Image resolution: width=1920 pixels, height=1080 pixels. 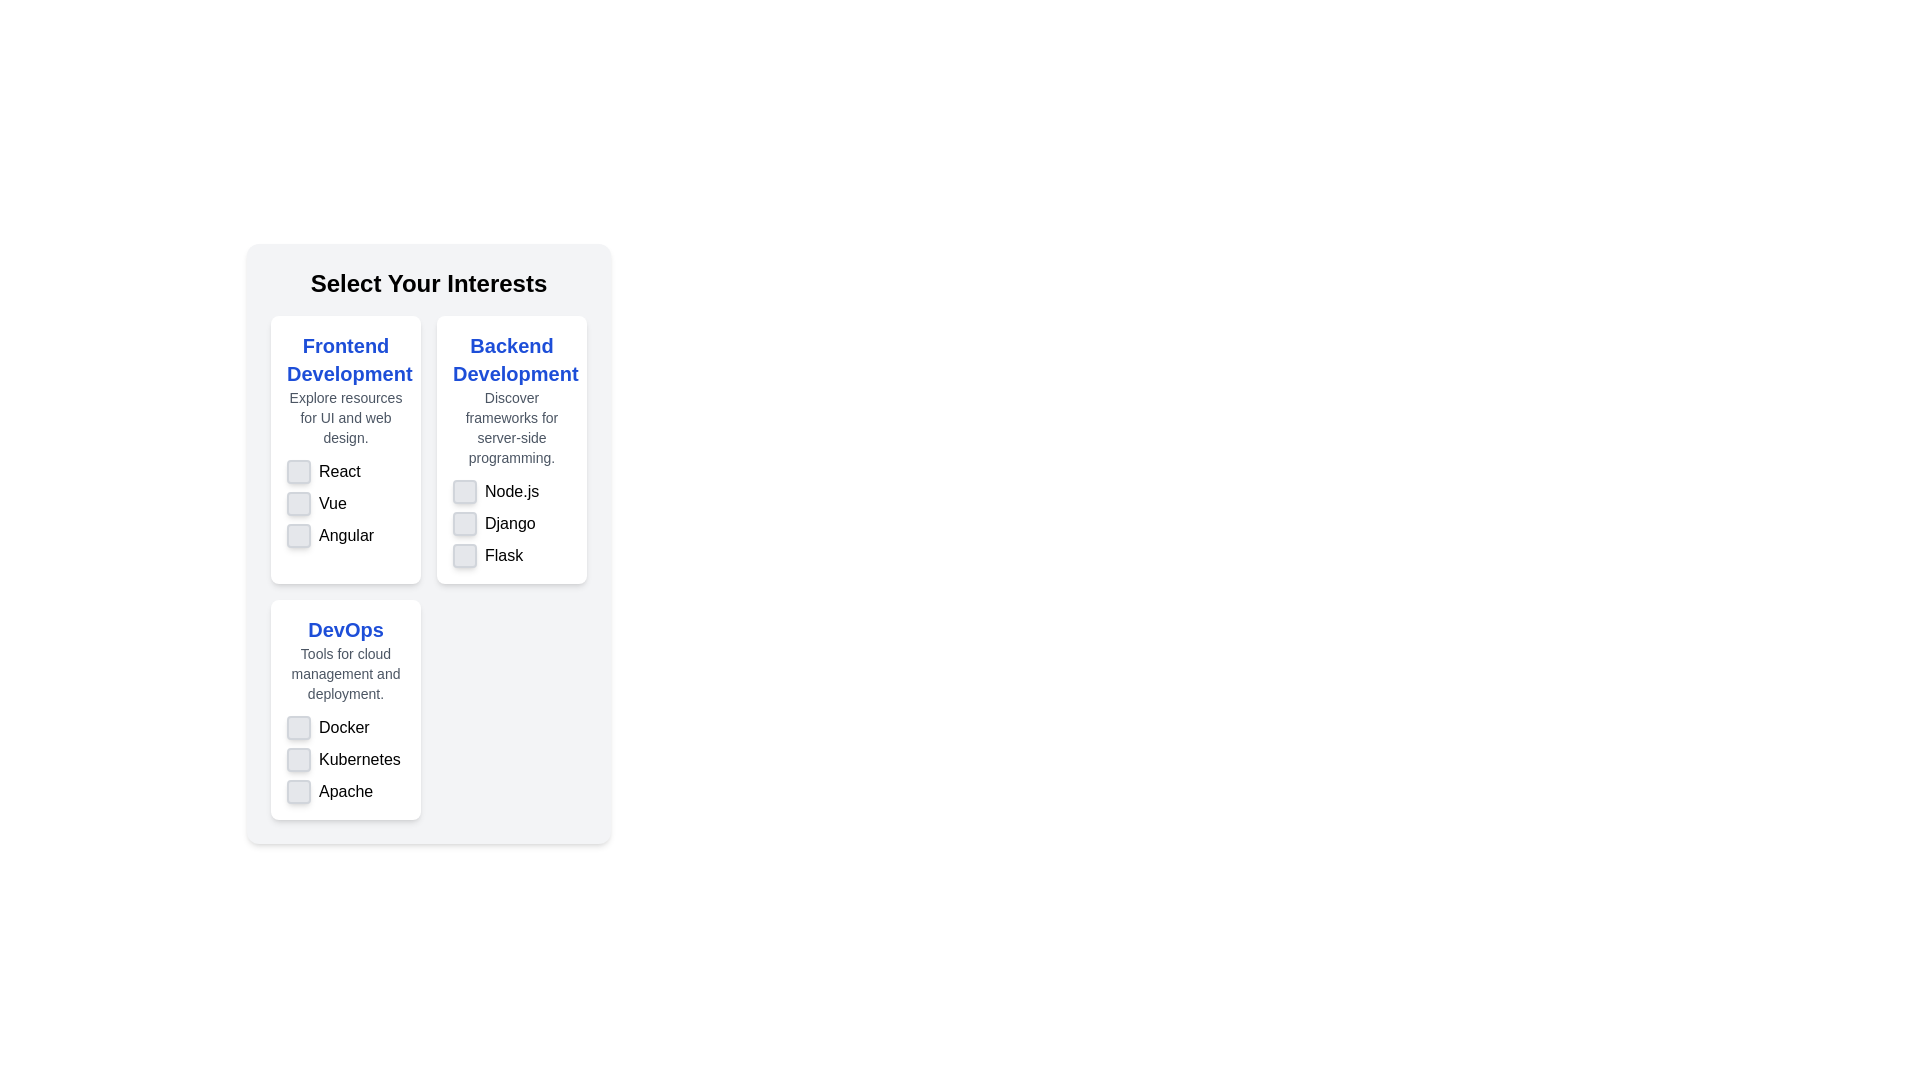 What do you see at coordinates (512, 358) in the screenshot?
I see `the 'Backend Development' header text label, which is displayed in bold blue font at the top of the card in the middle column of the layout` at bounding box center [512, 358].